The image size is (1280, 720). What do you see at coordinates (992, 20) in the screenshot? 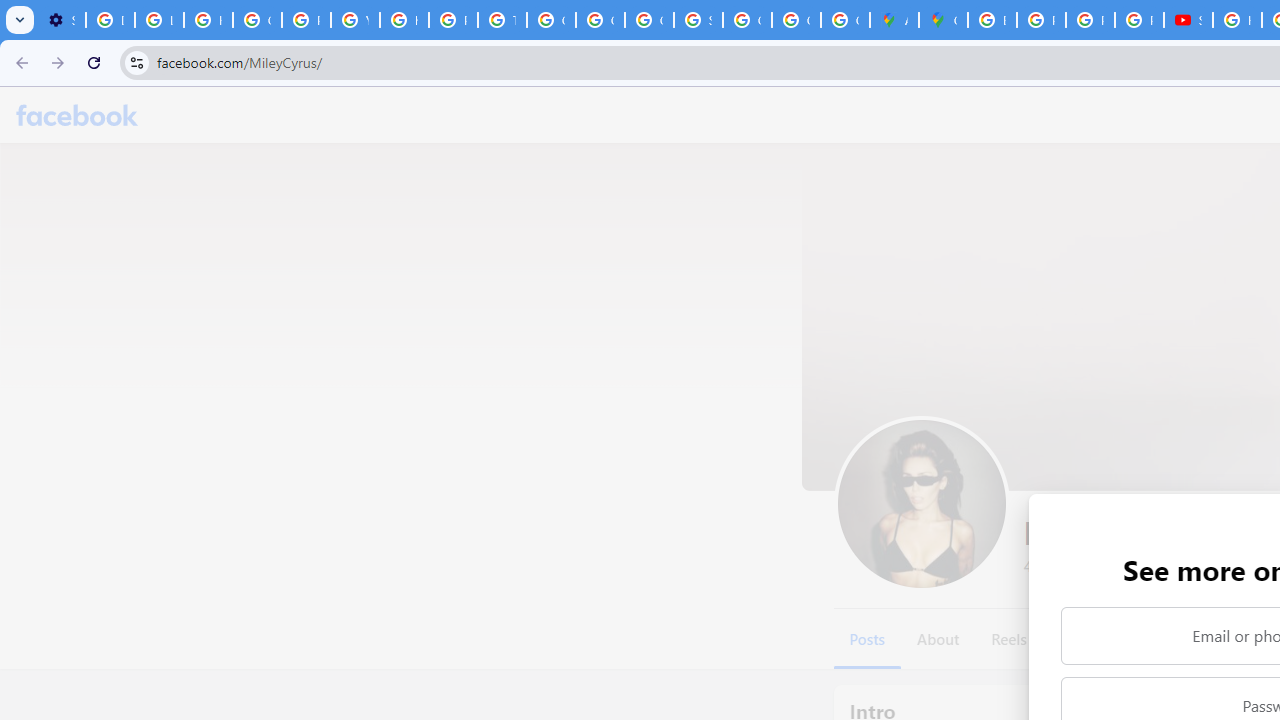
I see `'Blogger Policies and Guidelines - Transparency Center'` at bounding box center [992, 20].